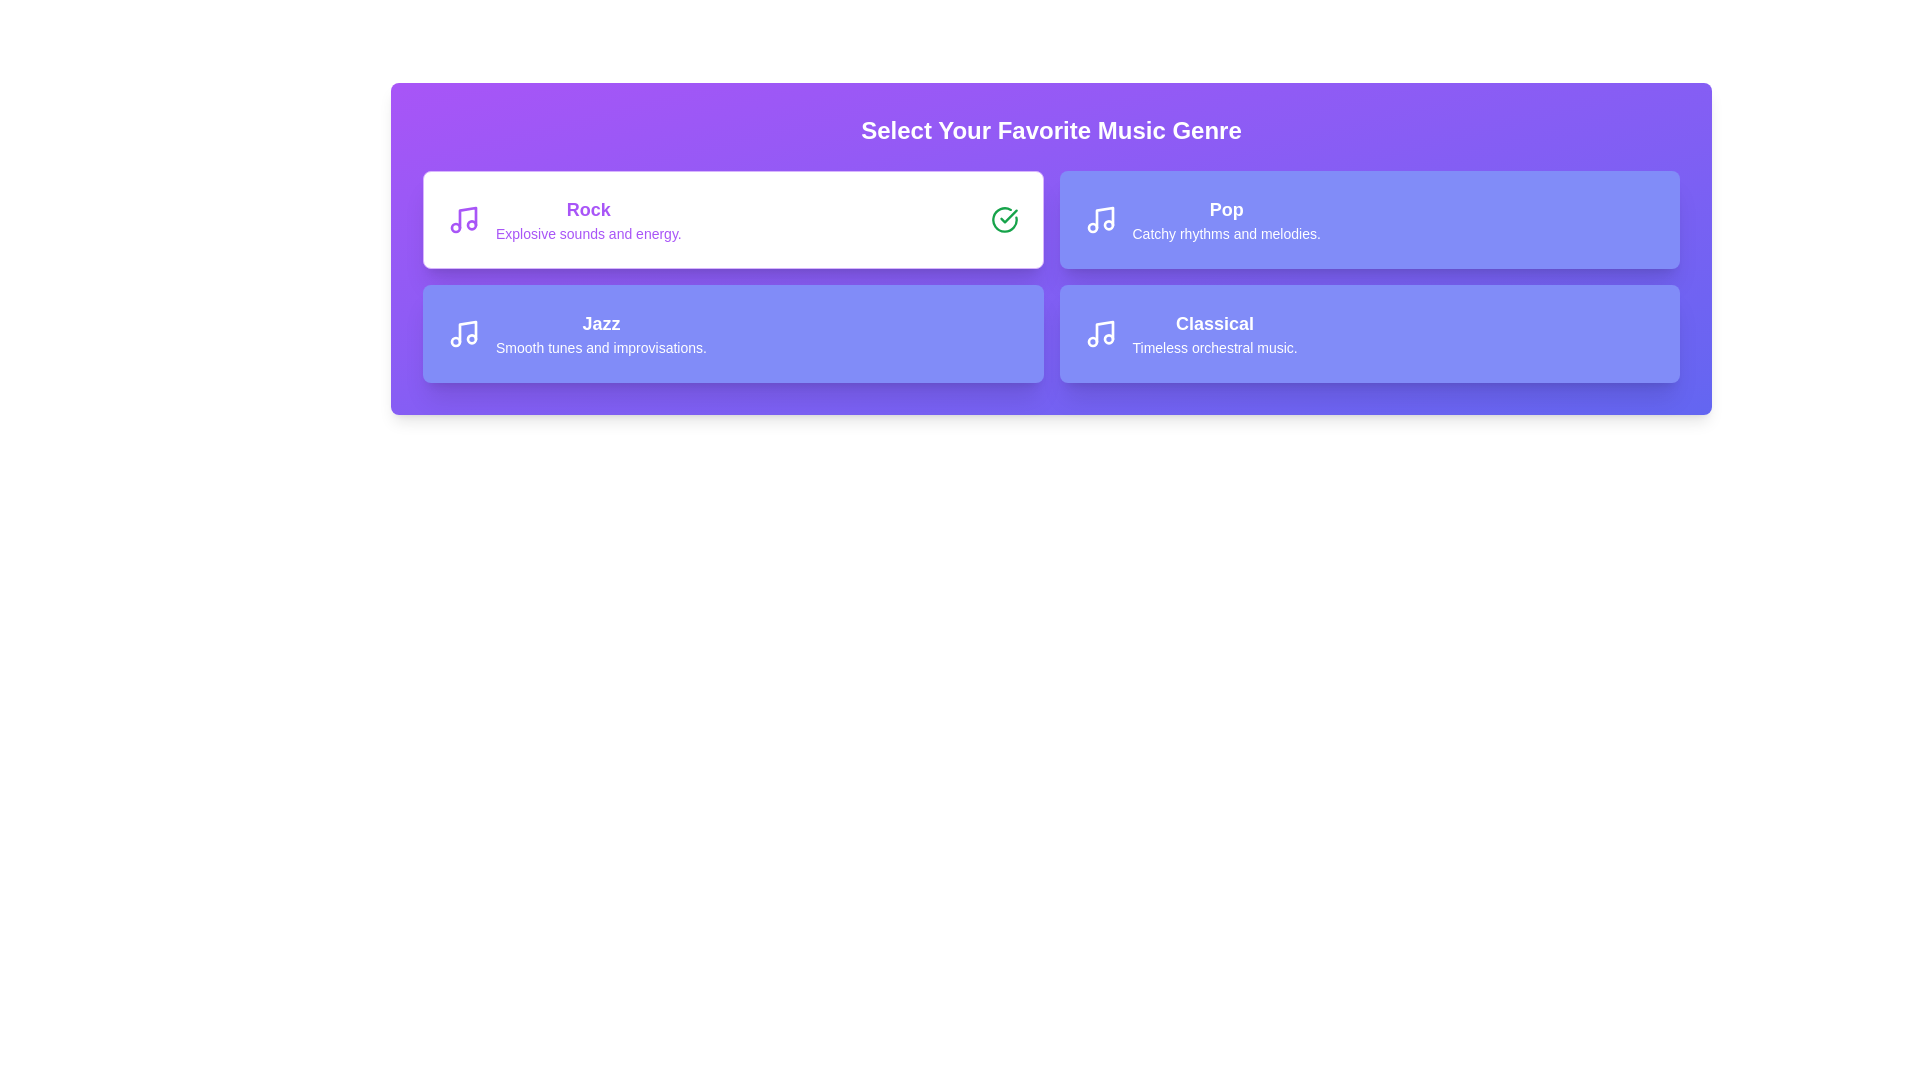 The image size is (1920, 1080). I want to click on the Text label indicating the music genre selection, located in the section labeled 'Select Your Favorite Music Genre', just above the subtitle 'Timeless orchestral music', so click(1214, 323).